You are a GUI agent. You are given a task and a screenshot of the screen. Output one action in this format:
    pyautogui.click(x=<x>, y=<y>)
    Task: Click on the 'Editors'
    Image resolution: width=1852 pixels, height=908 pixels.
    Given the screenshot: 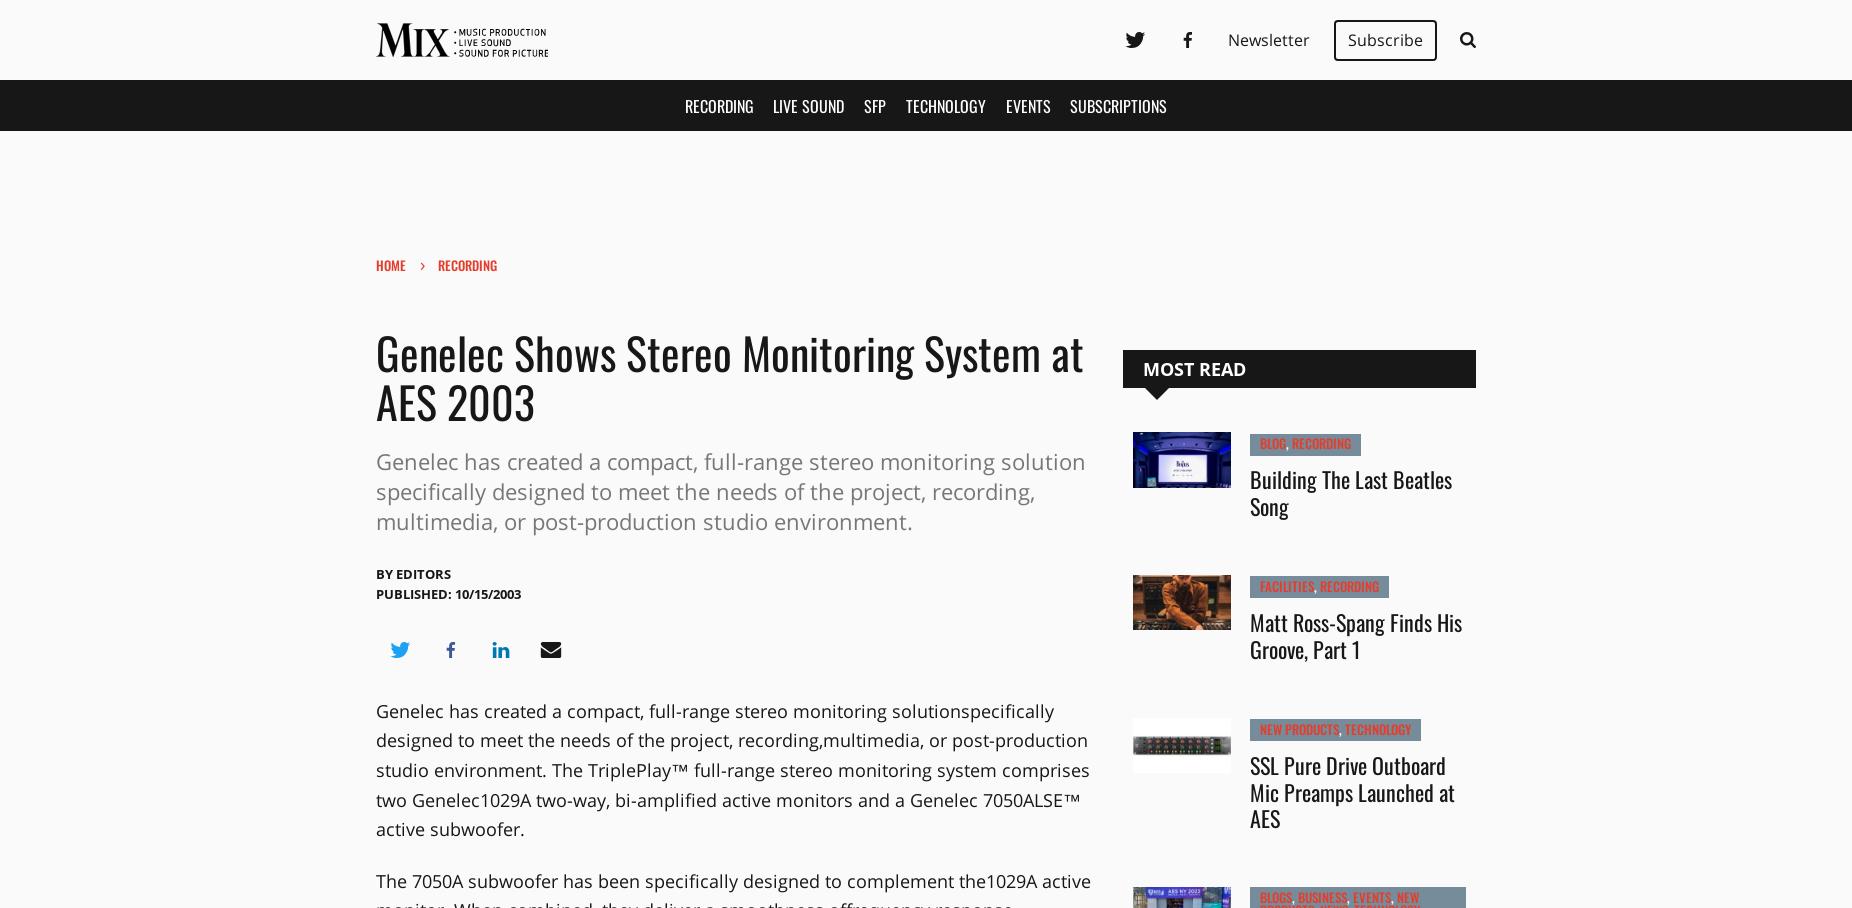 What is the action you would take?
    pyautogui.click(x=422, y=573)
    